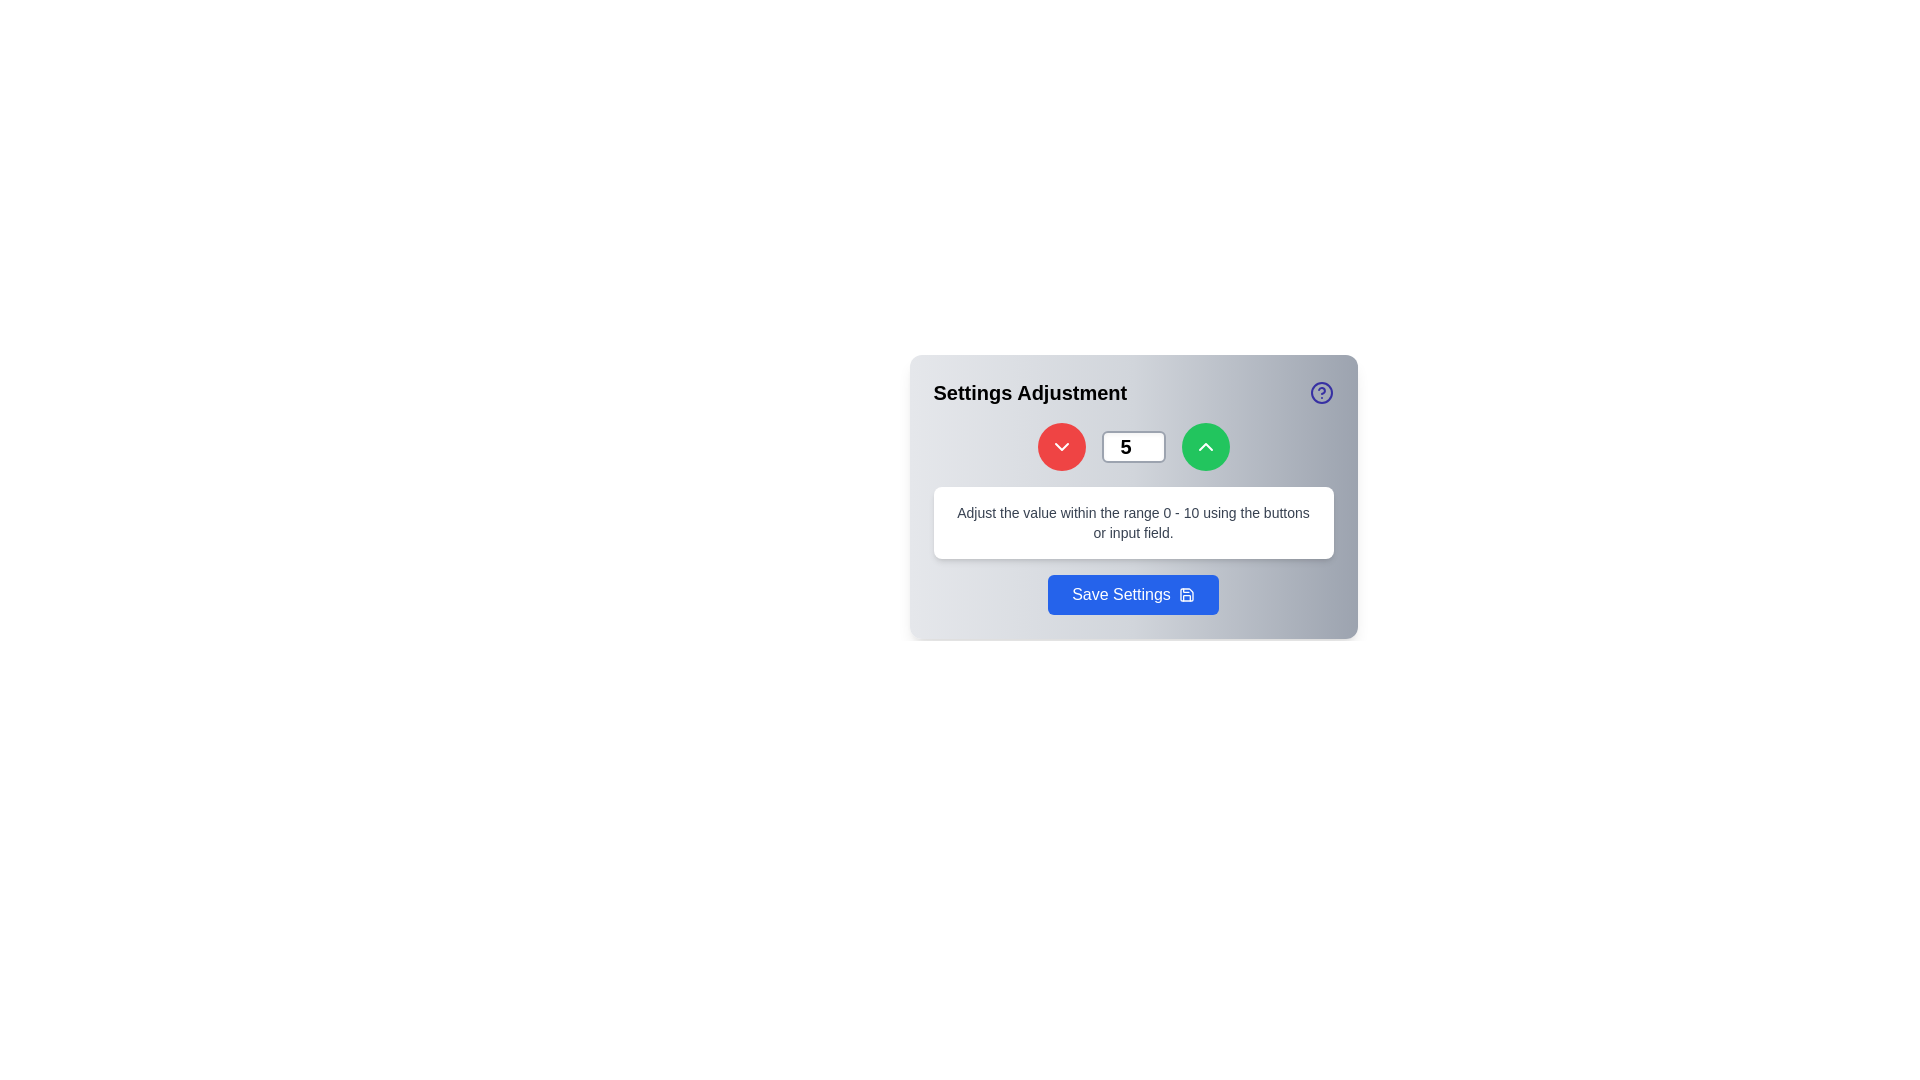 This screenshot has height=1080, width=1920. Describe the element at coordinates (1321, 393) in the screenshot. I see `the circular help icon with a question mark in its center, located in the header of the 'Settings Adjustment' dialog box` at that location.